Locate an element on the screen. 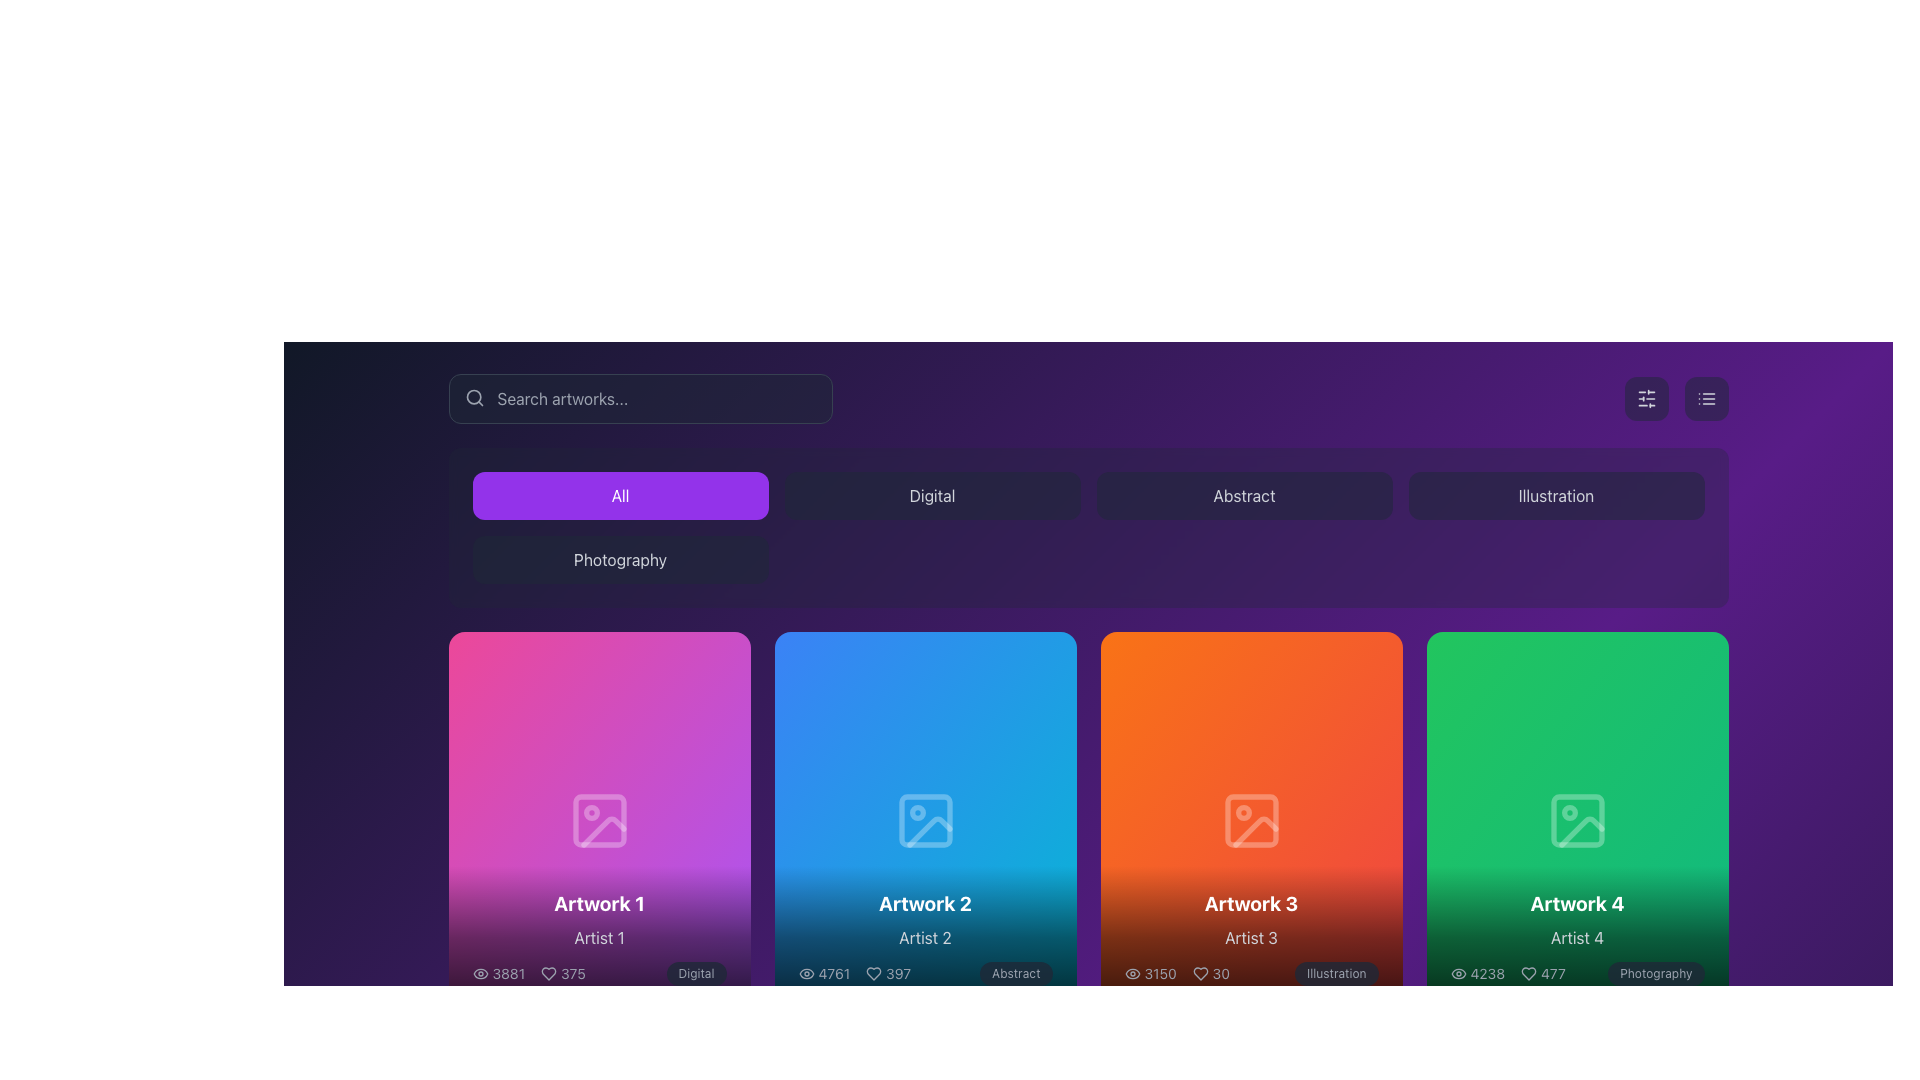 This screenshot has height=1080, width=1920. the text element showing the view count for Artwork 4, located at the bottom left corner of the card, next to the eye icon and to the left of the numeric value '477' is located at coordinates (1477, 972).